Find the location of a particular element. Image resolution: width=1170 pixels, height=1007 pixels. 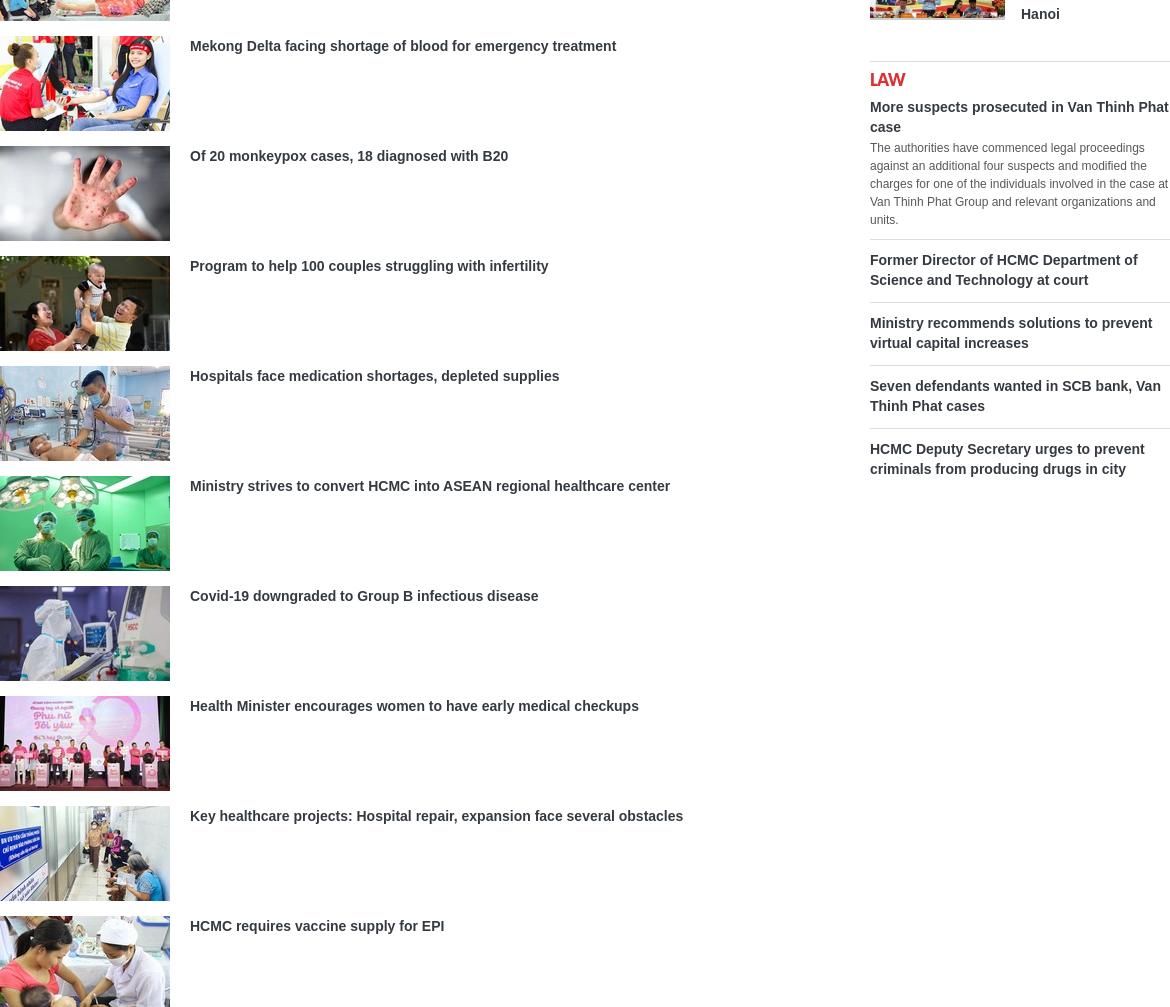

'Health Minister encourages women to have early medical checkups' is located at coordinates (413, 704).